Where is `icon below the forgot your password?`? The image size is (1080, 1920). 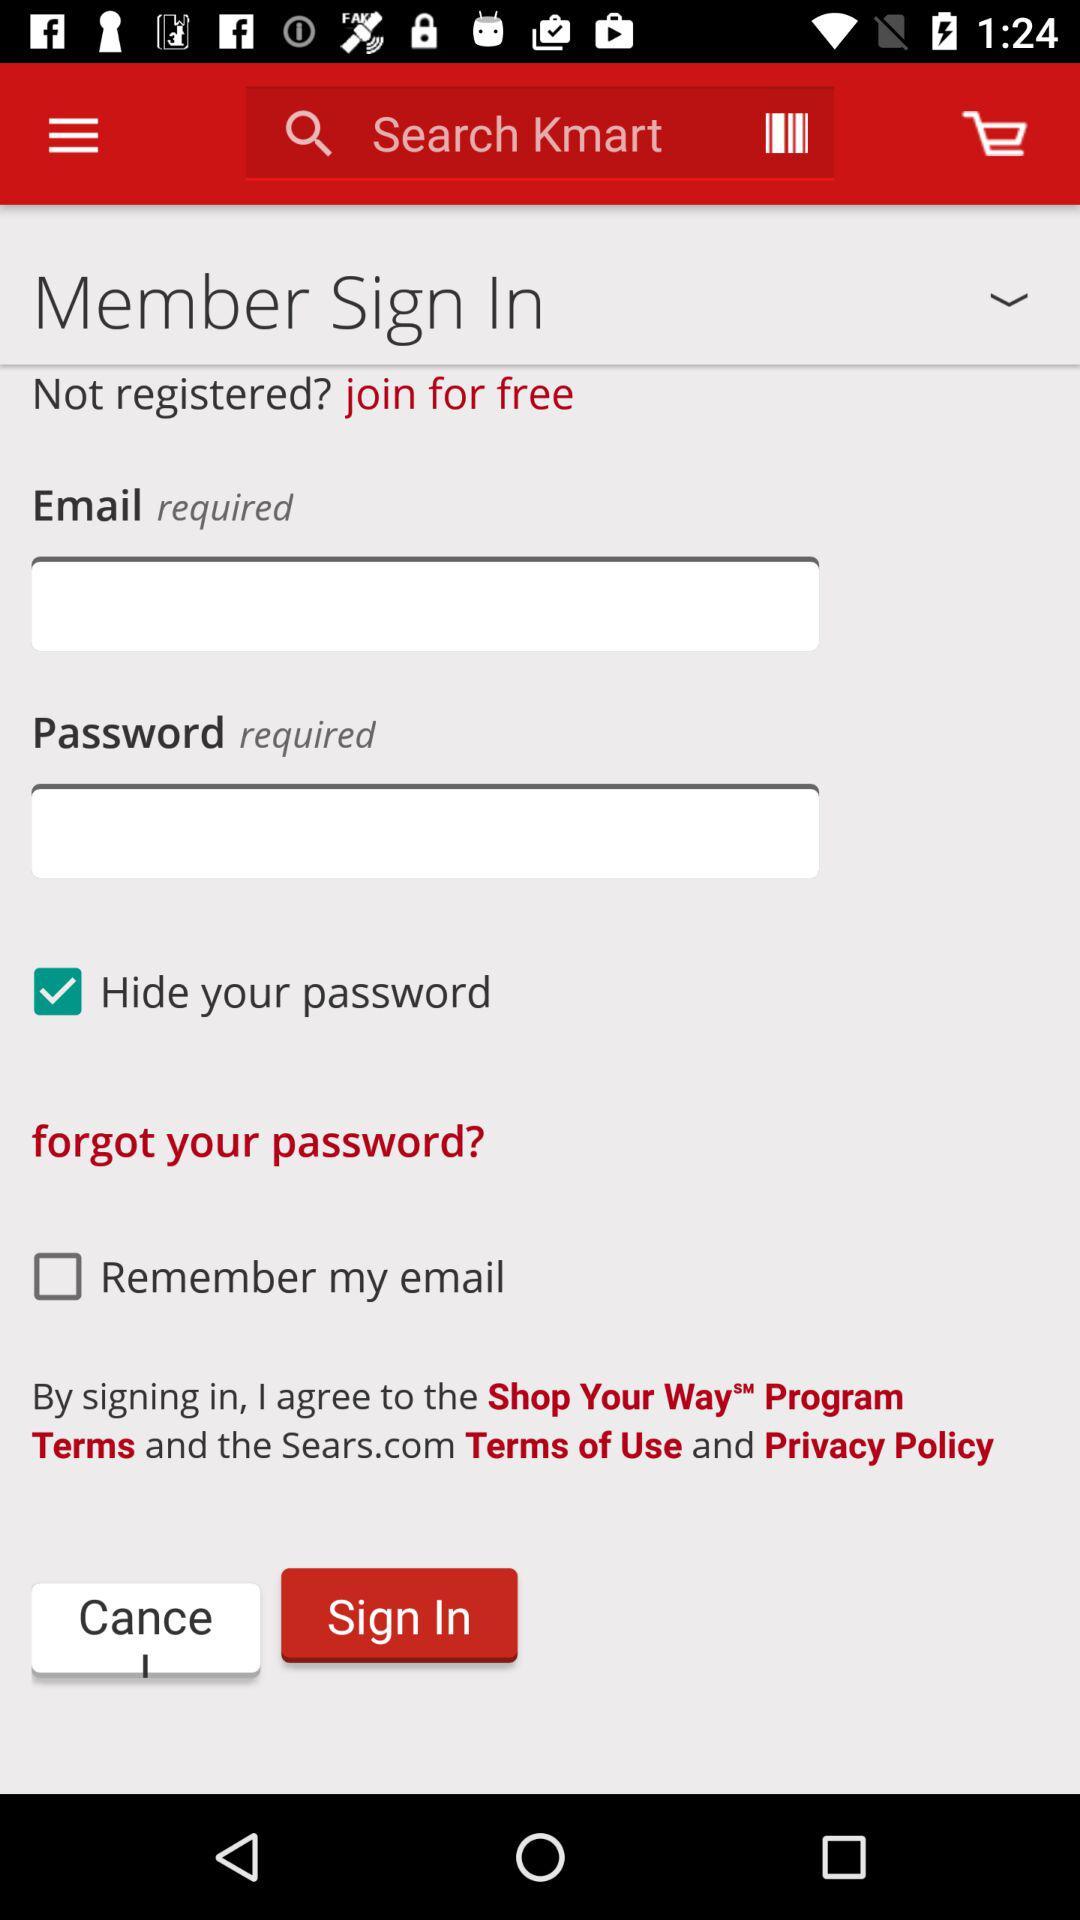
icon below the forgot your password? is located at coordinates (259, 1275).